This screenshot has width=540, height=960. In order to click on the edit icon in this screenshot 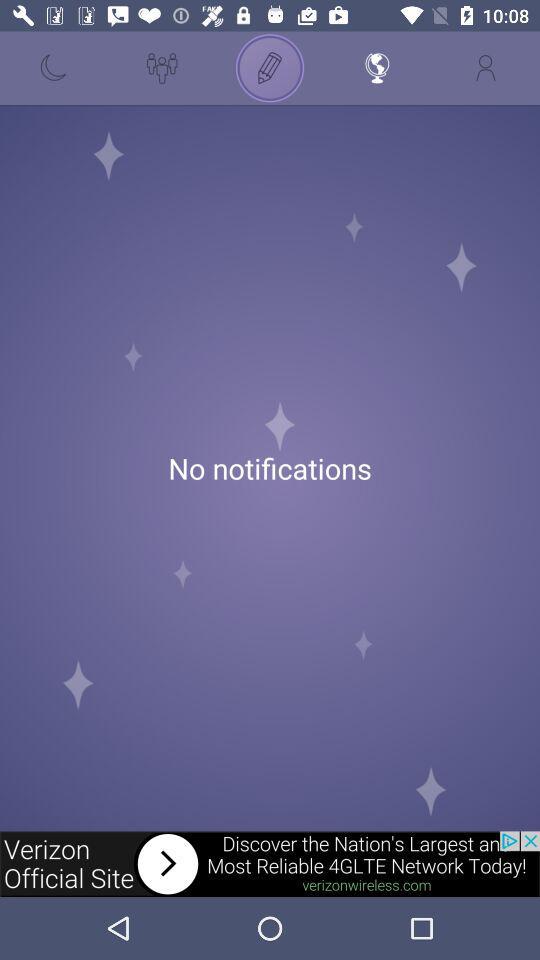, I will do `click(270, 68)`.